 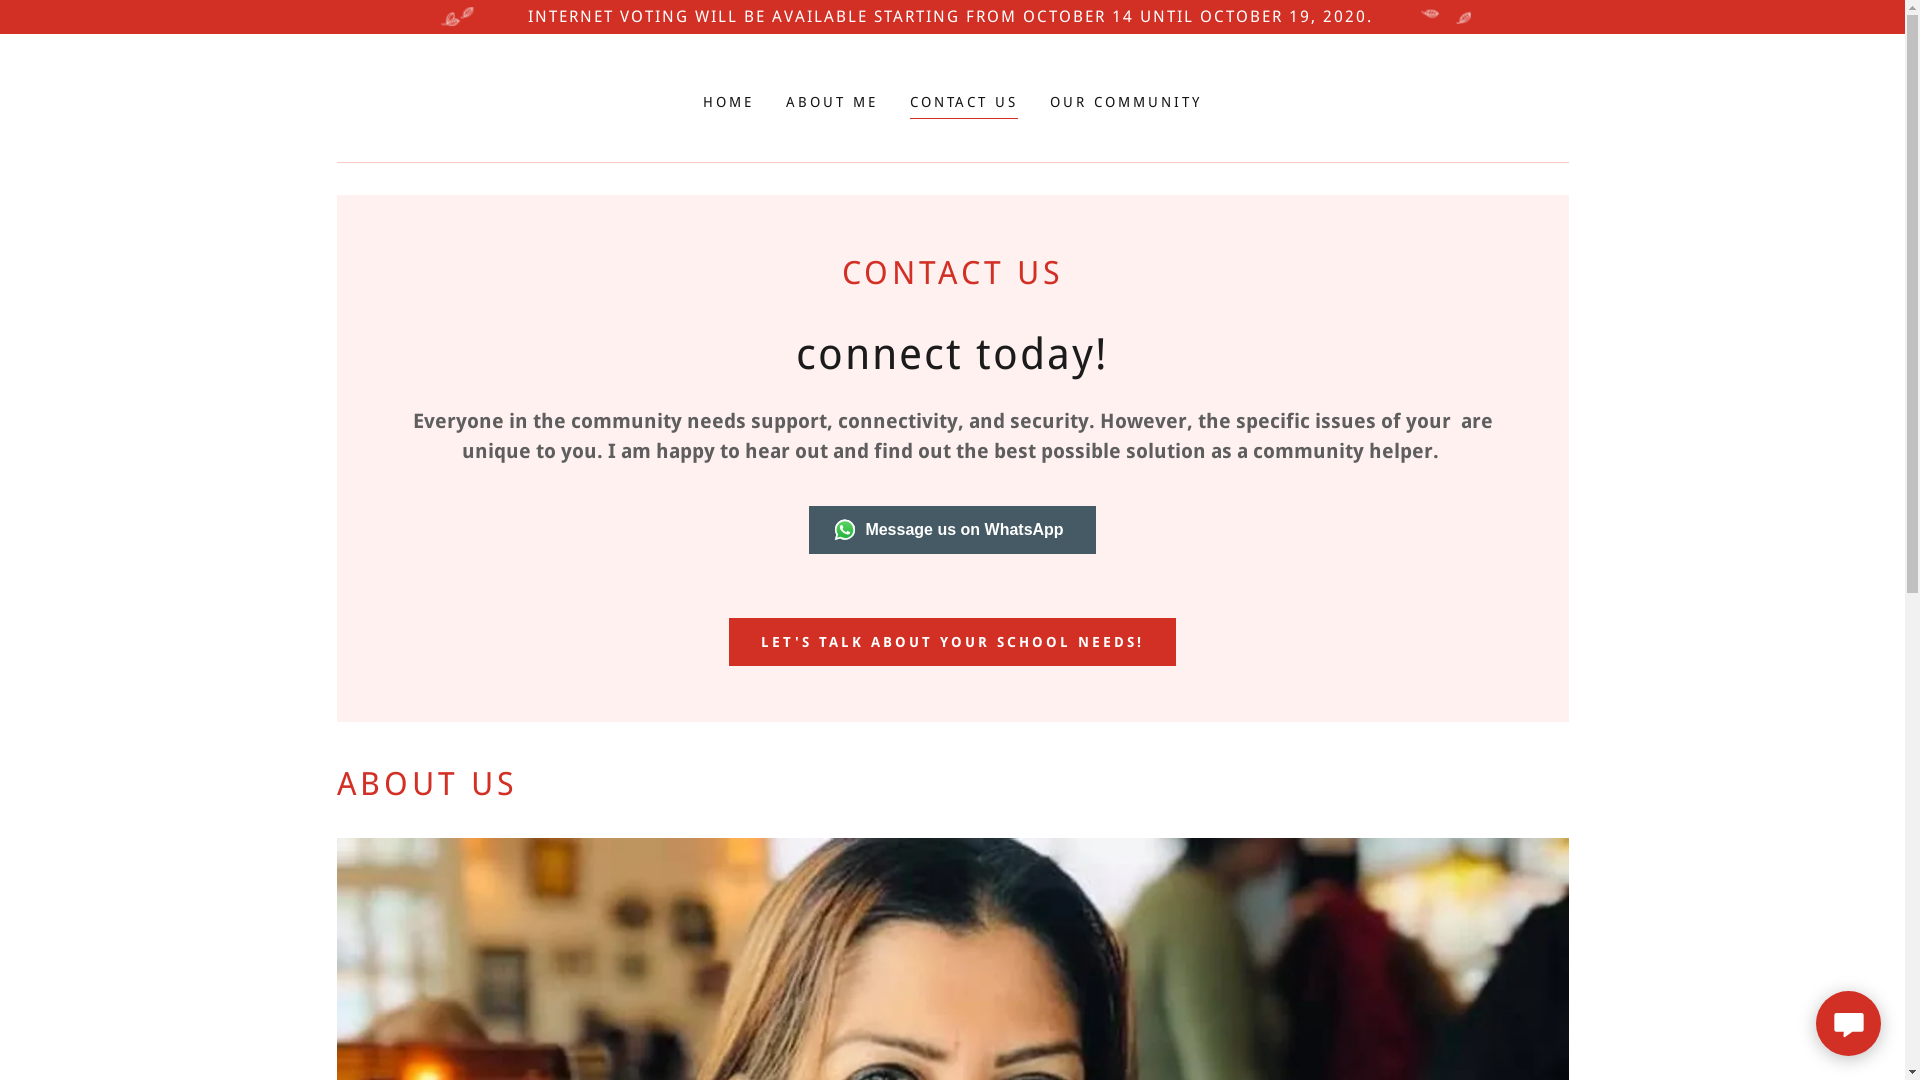 What do you see at coordinates (831, 101) in the screenshot?
I see `'ABOUT ME'` at bounding box center [831, 101].